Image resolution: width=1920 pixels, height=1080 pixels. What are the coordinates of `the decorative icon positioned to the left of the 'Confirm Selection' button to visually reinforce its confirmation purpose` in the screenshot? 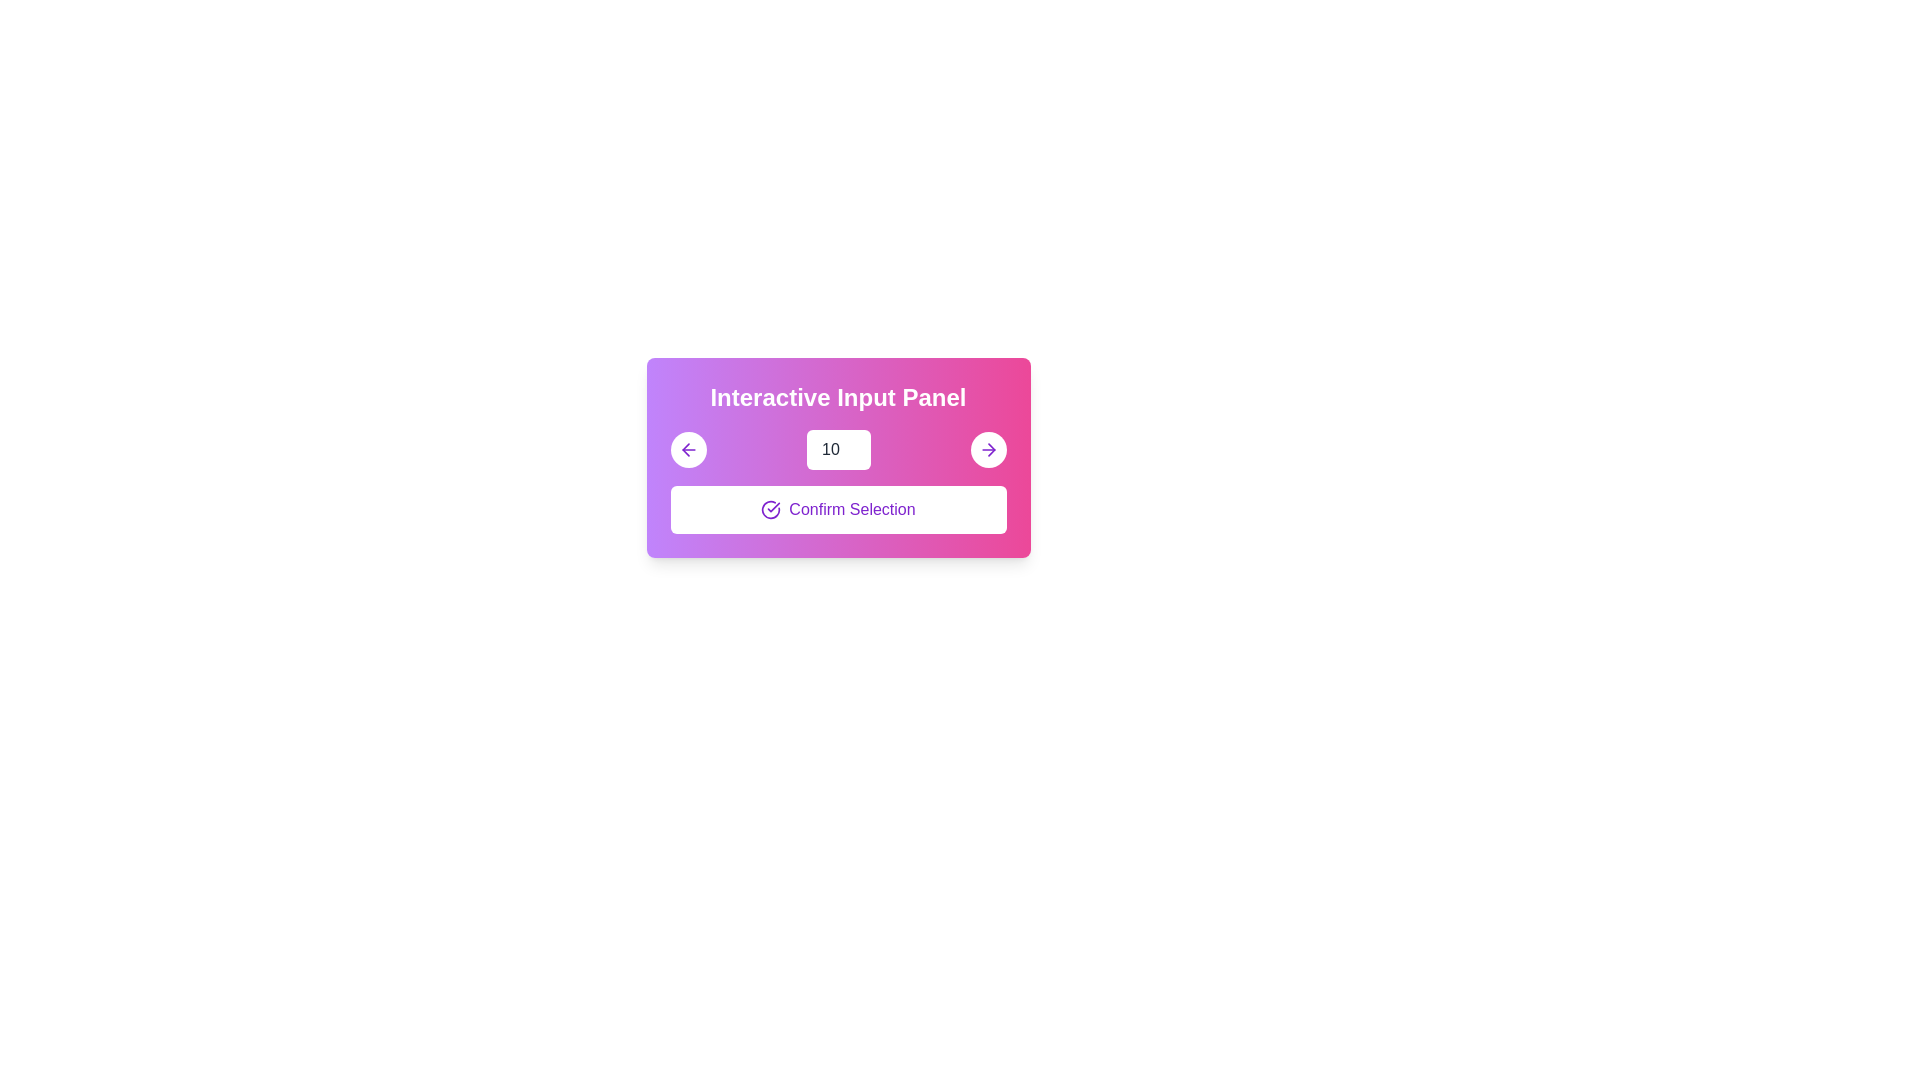 It's located at (770, 508).